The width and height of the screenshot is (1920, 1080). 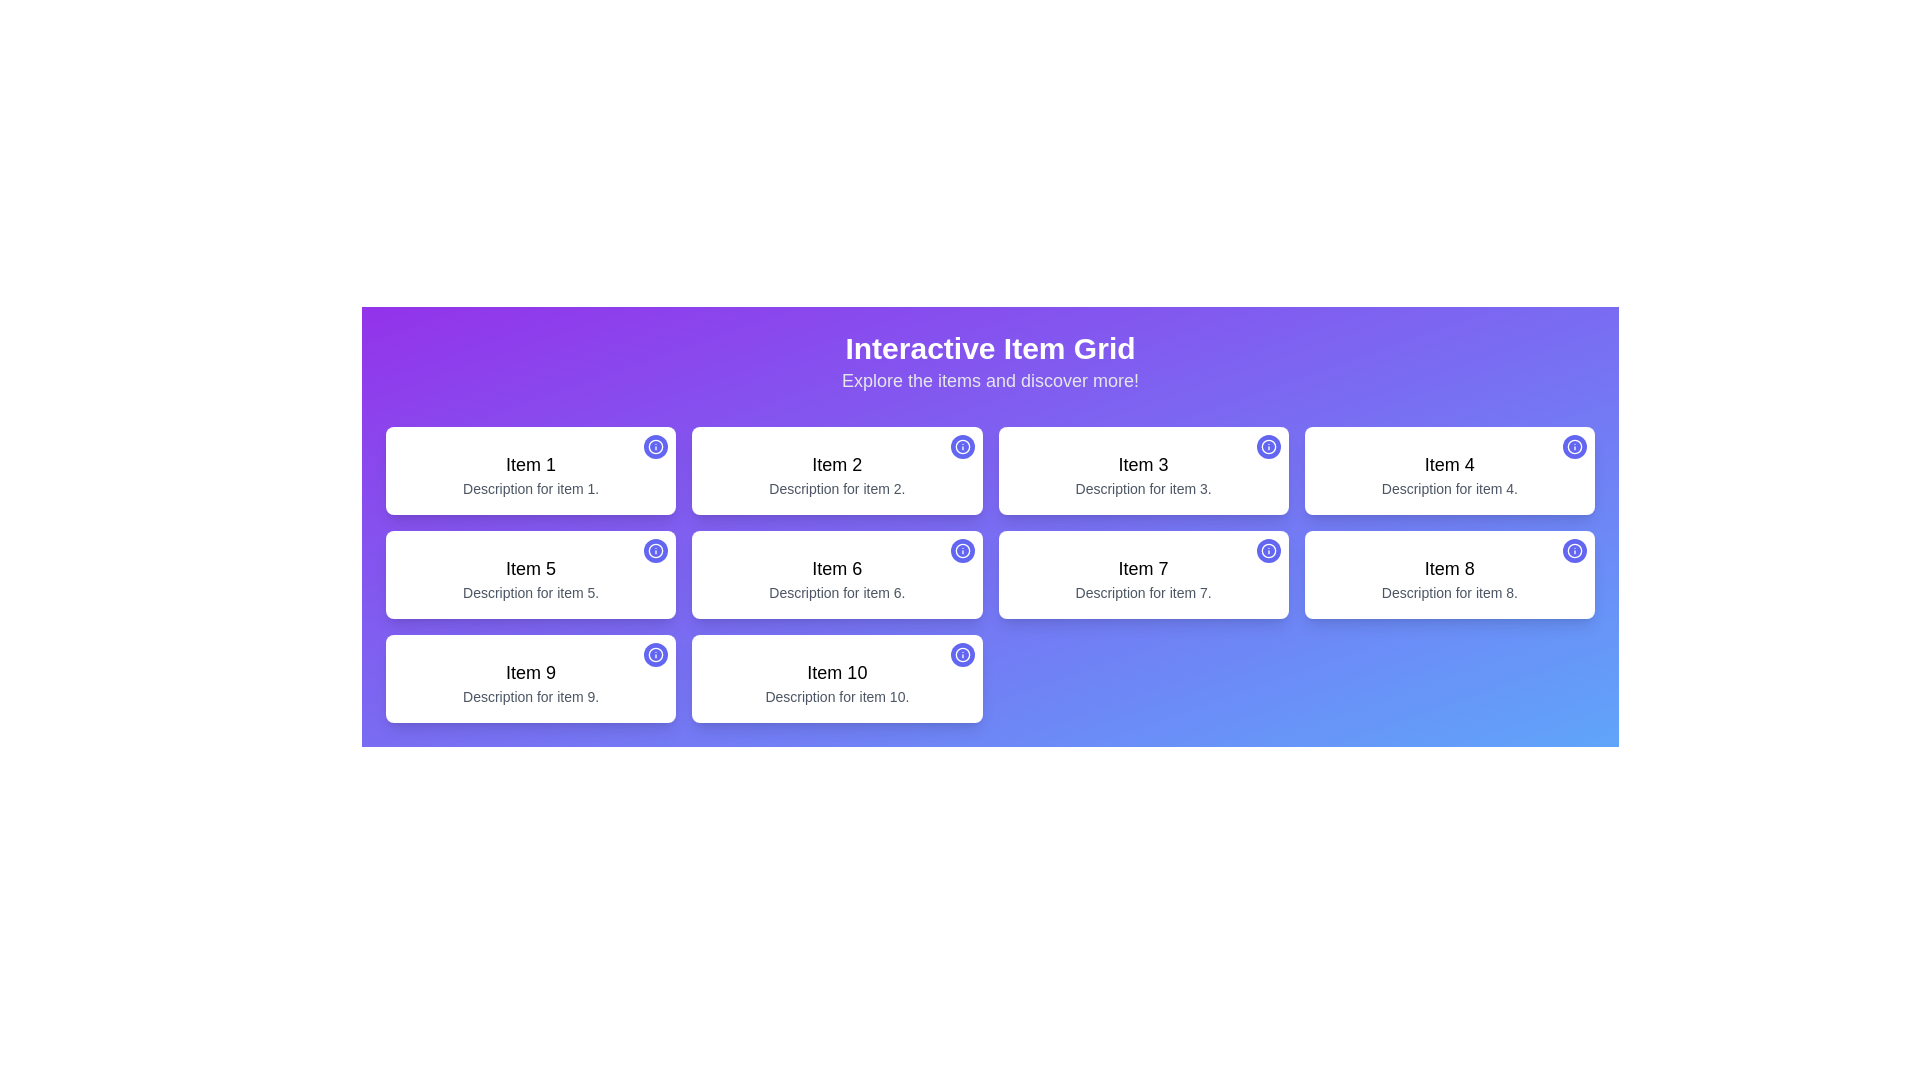 What do you see at coordinates (656, 446) in the screenshot?
I see `the information indicator icon located in the top-right corner of the 'Item 1' card` at bounding box center [656, 446].